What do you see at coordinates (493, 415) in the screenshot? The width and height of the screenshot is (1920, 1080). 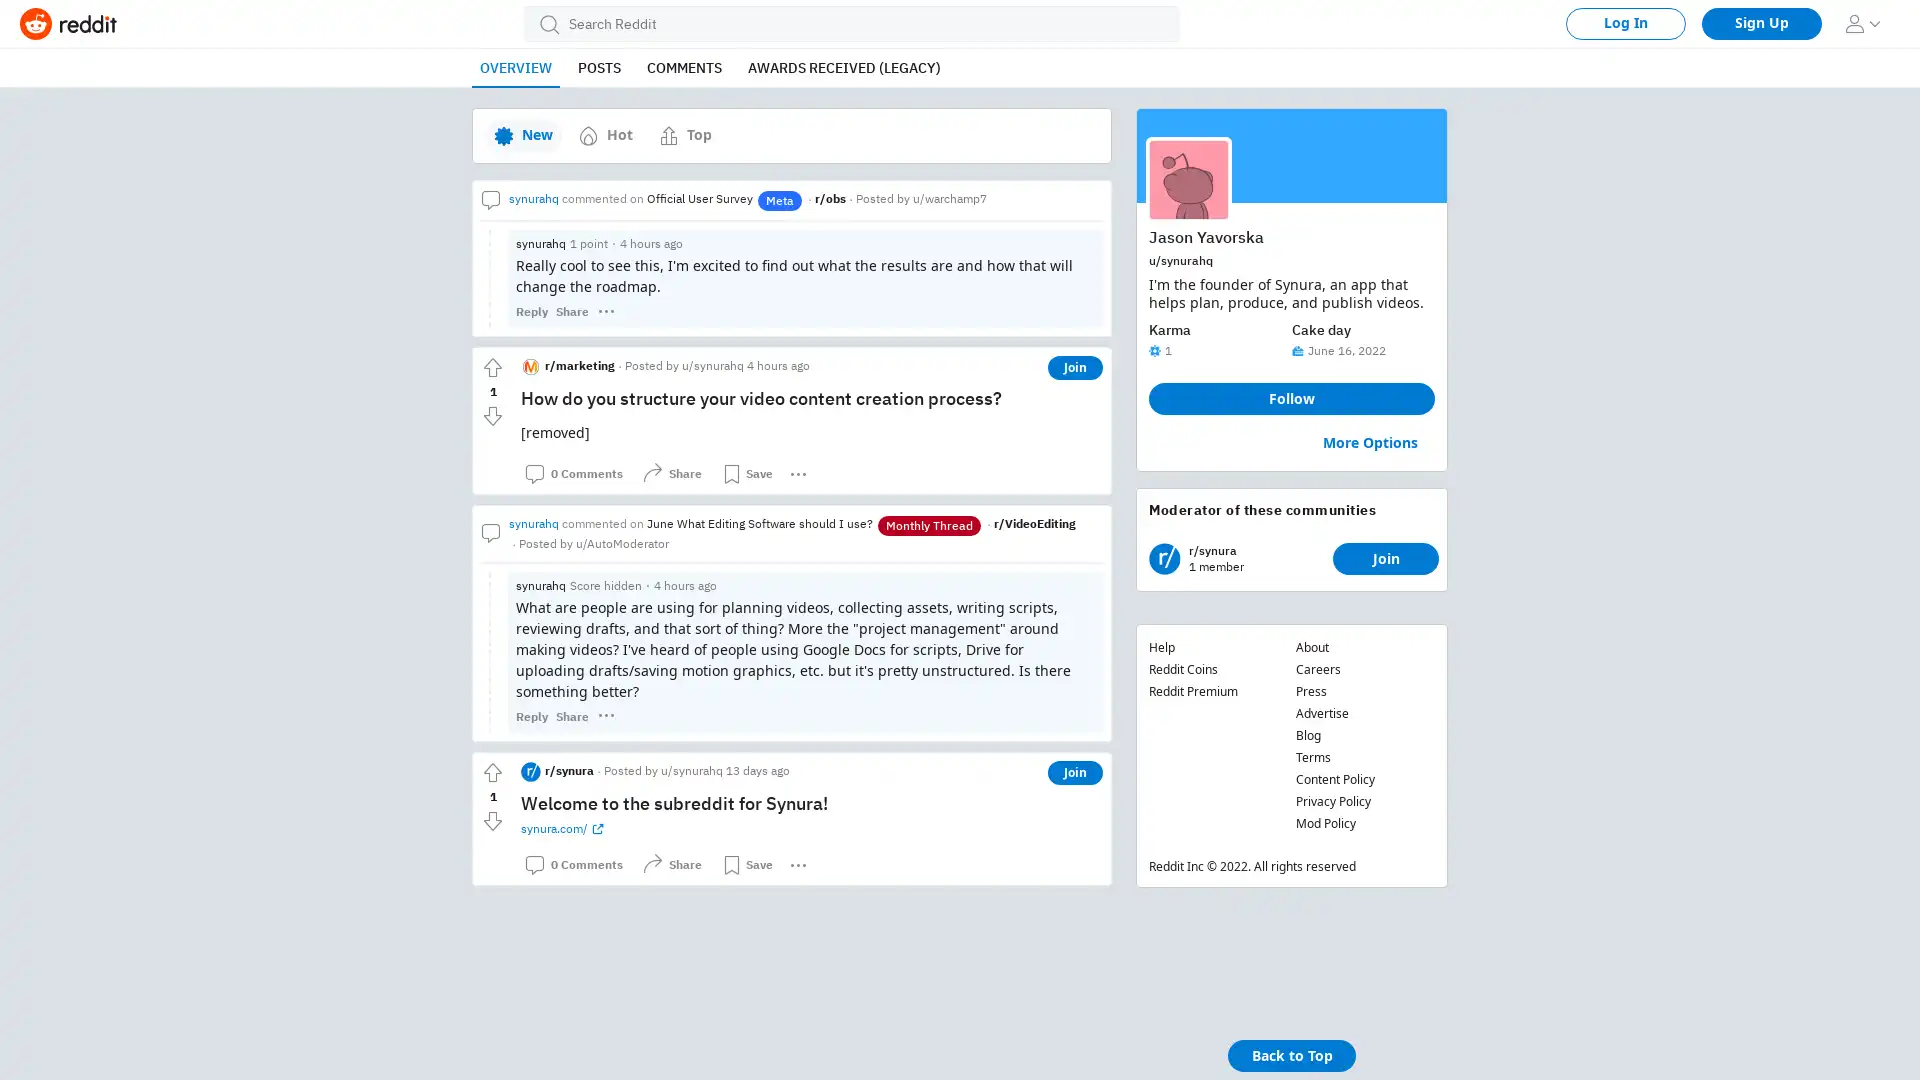 I see `downvote` at bounding box center [493, 415].